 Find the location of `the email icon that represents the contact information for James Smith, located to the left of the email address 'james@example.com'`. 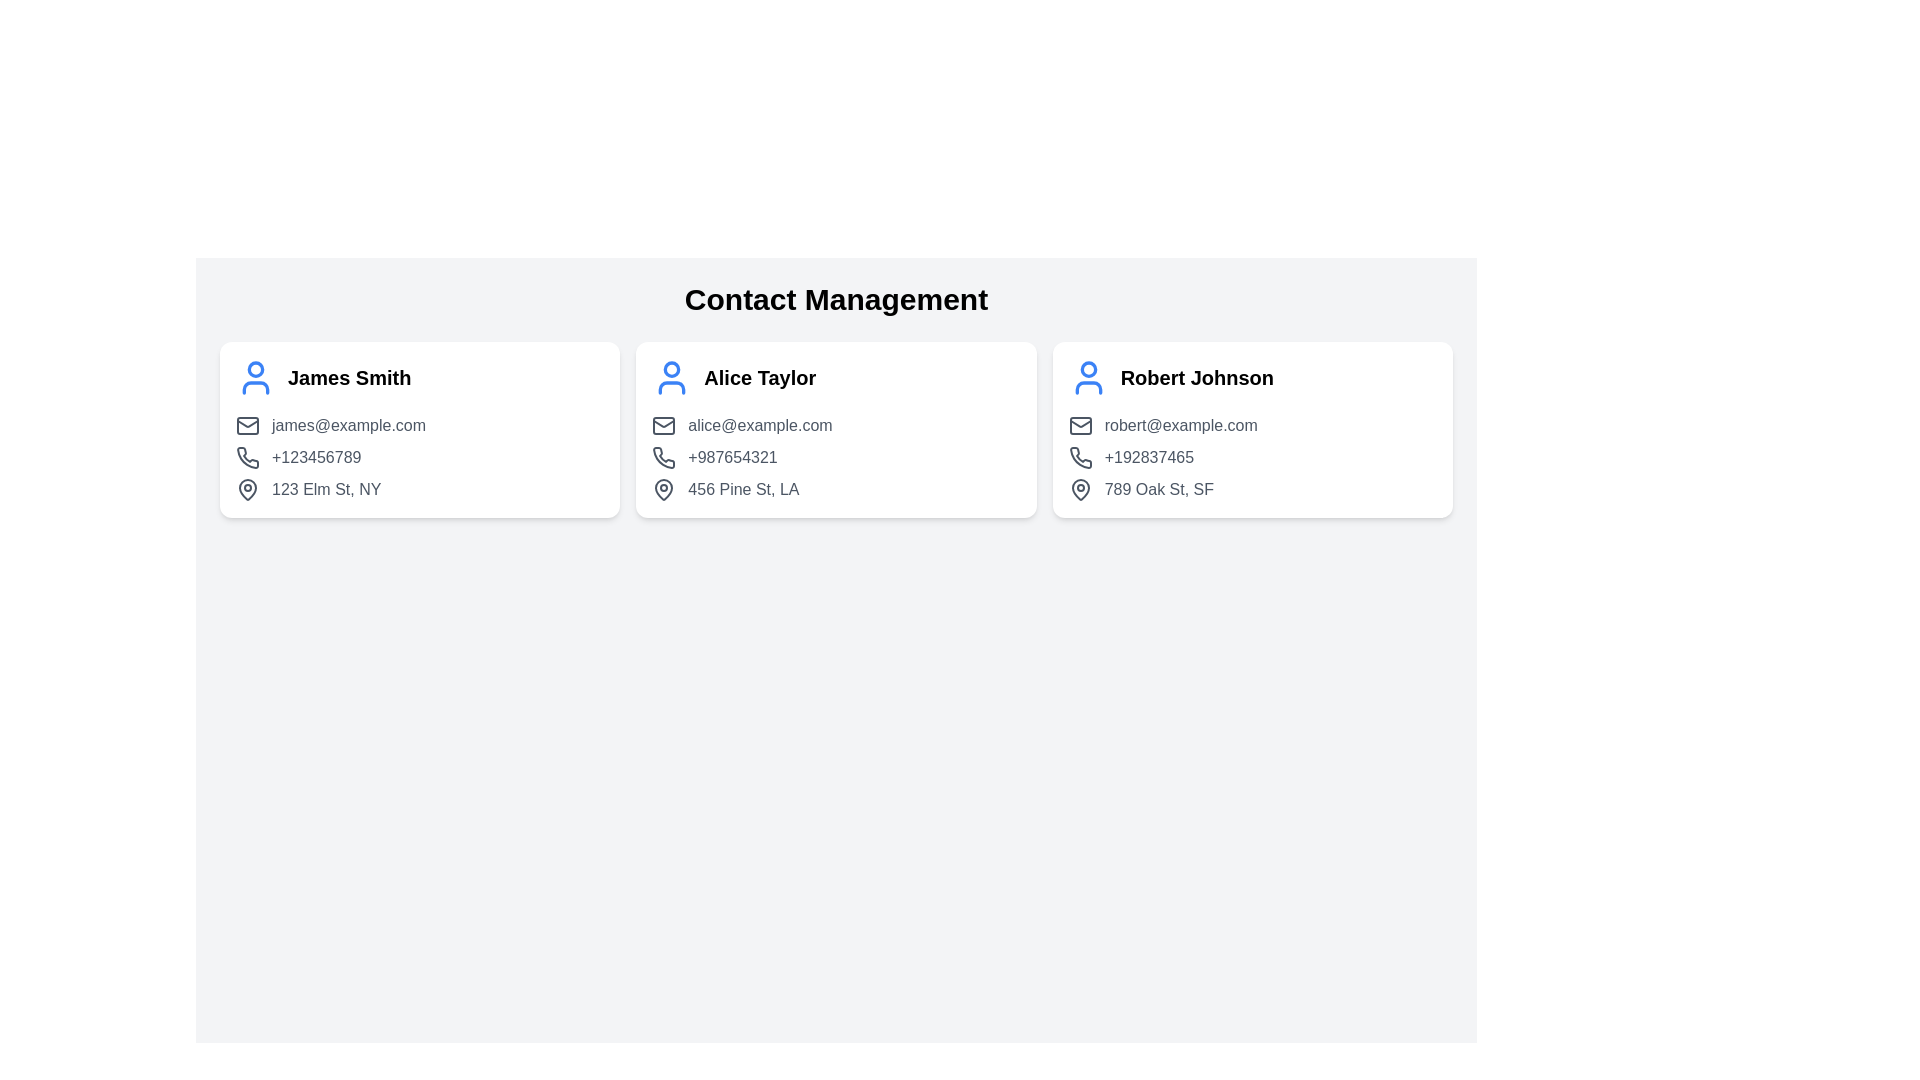

the email icon that represents the contact information for James Smith, located to the left of the email address 'james@example.com' is located at coordinates (247, 424).